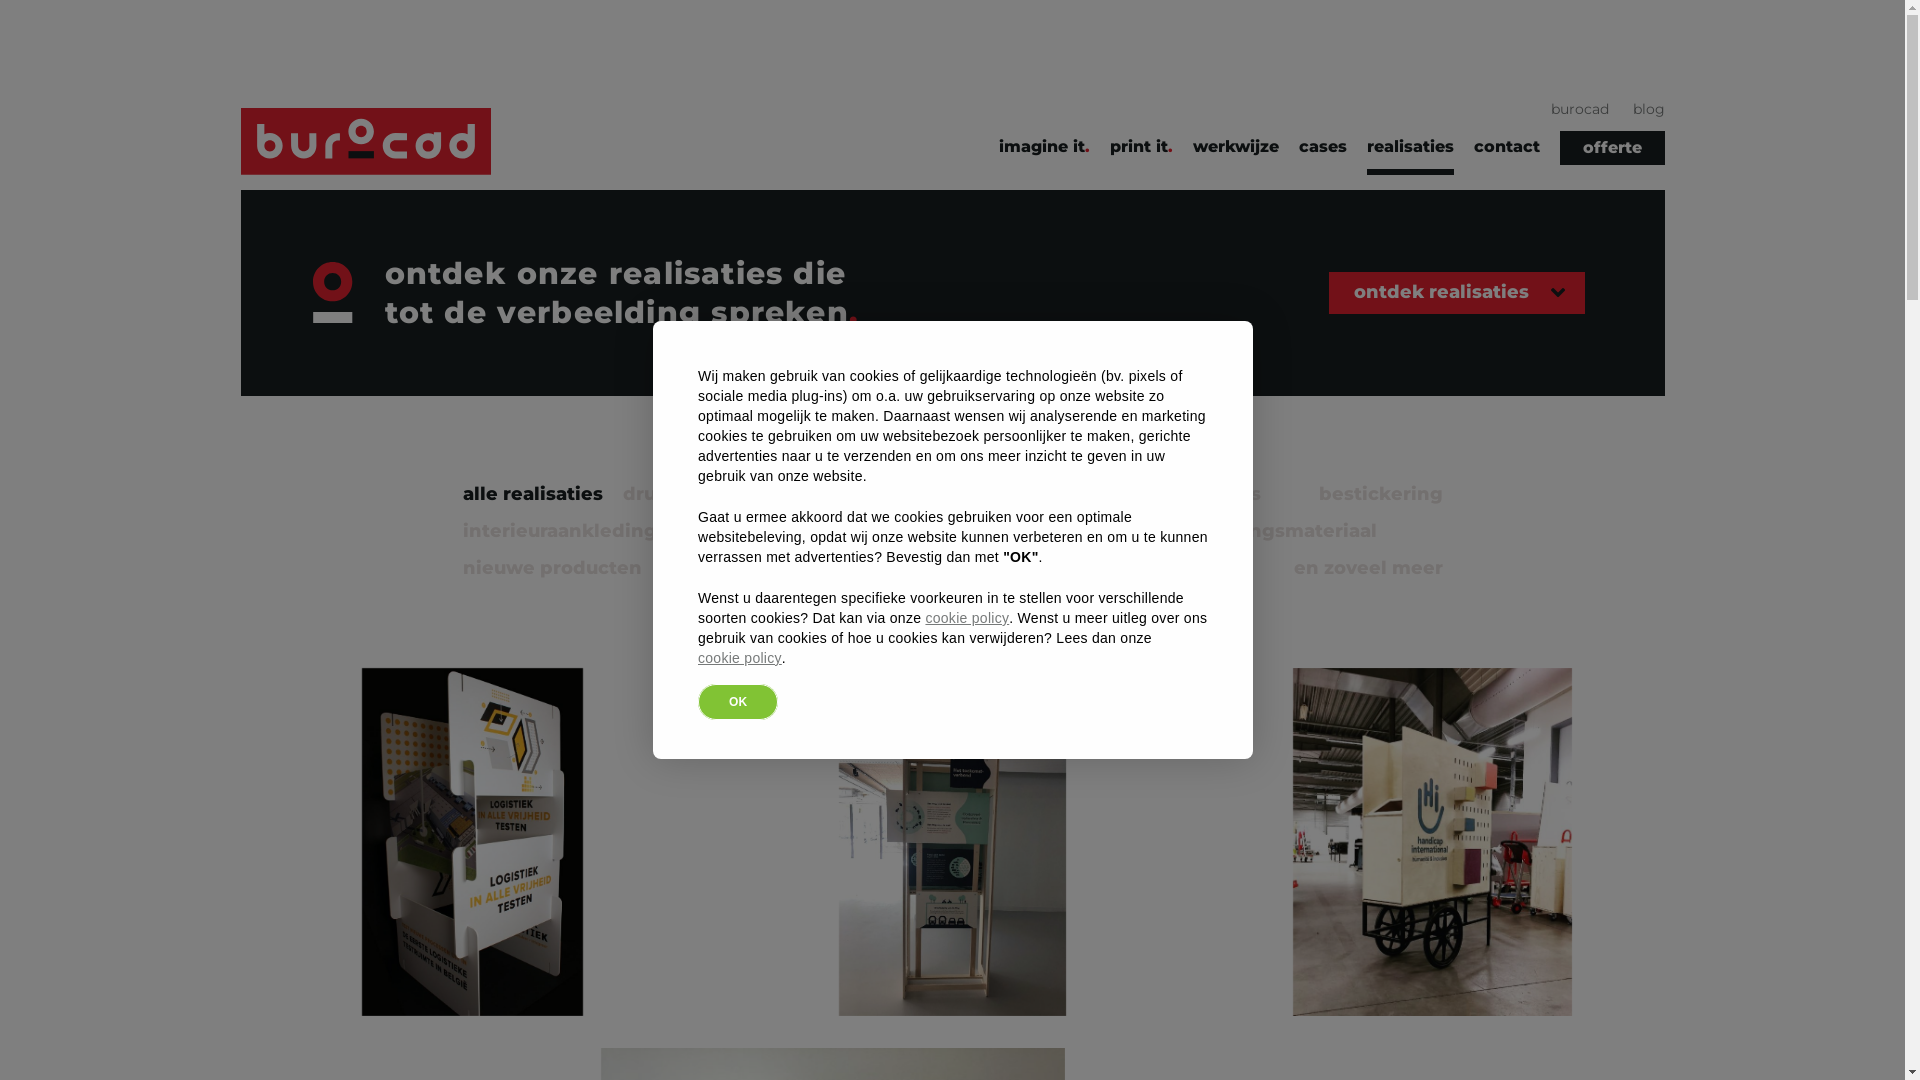 The image size is (1920, 1080). I want to click on 'contact', so click(1507, 152).